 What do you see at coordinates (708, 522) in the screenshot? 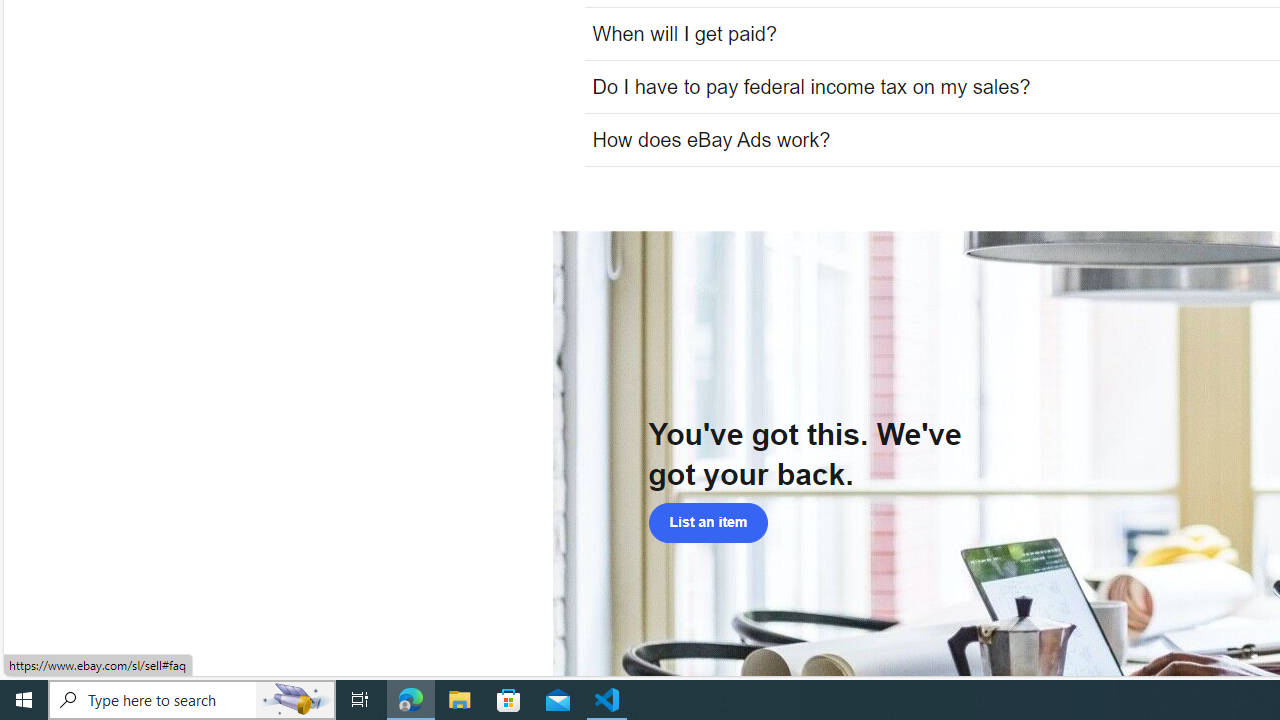
I see `'List an item'` at bounding box center [708, 522].